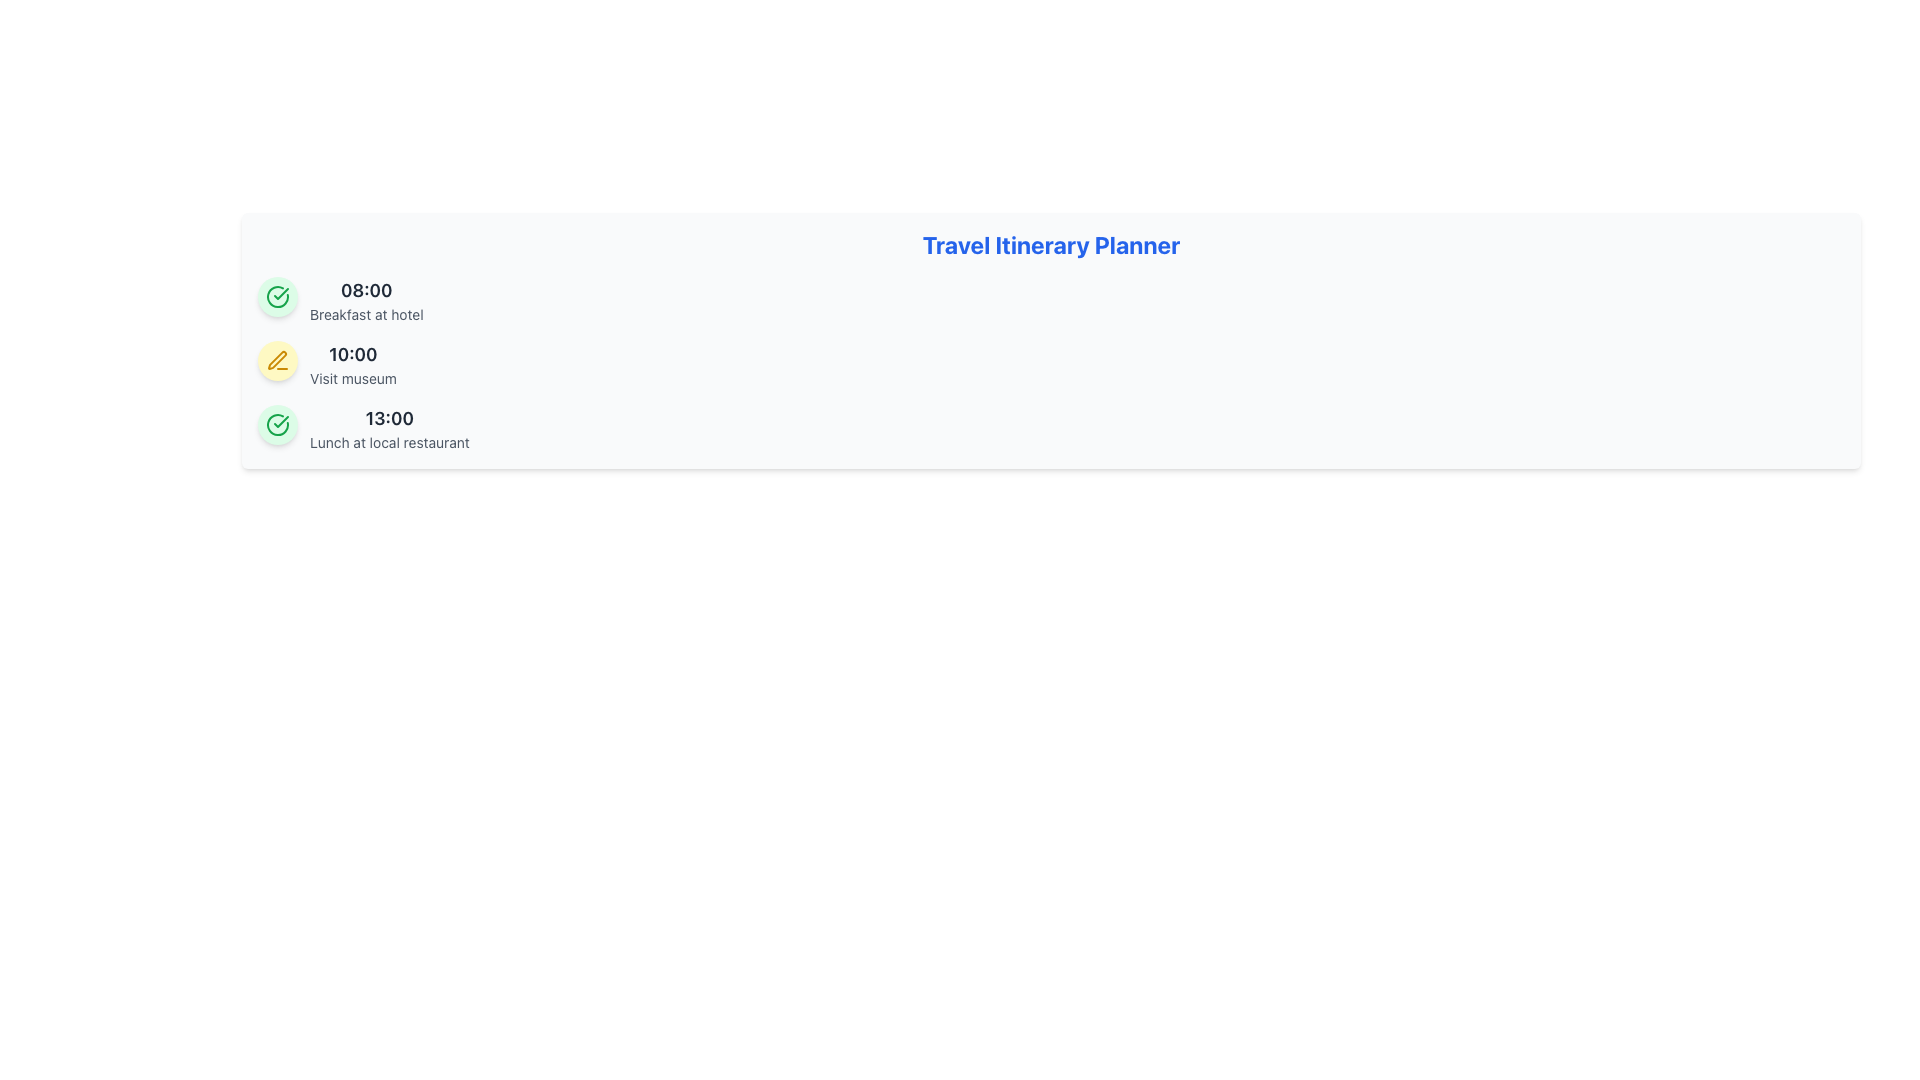 This screenshot has width=1920, height=1080. What do you see at coordinates (277, 423) in the screenshot?
I see `the first circular icon in the leftmost column that indicates confirmation for the '08:00 Breakfast at hotel' entry` at bounding box center [277, 423].